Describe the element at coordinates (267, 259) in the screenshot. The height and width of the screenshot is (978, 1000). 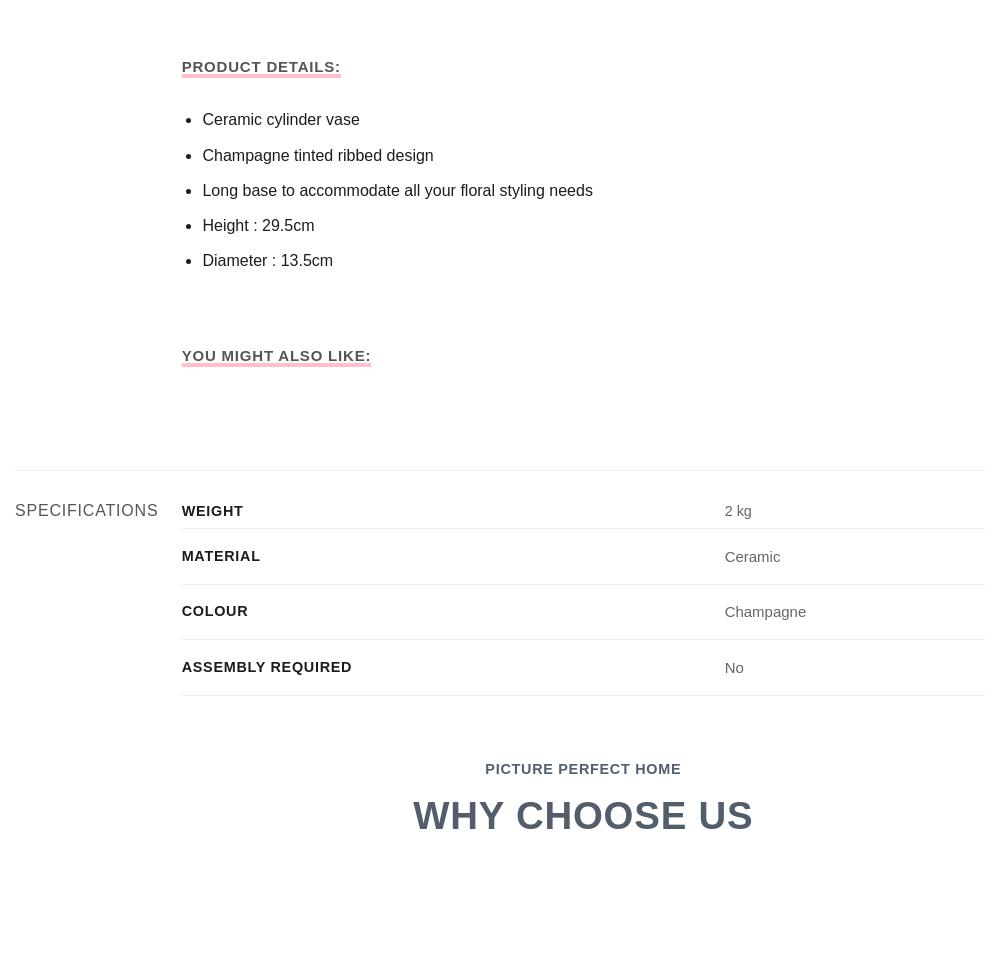
I see `'Diameter : 13.5cm'` at that location.